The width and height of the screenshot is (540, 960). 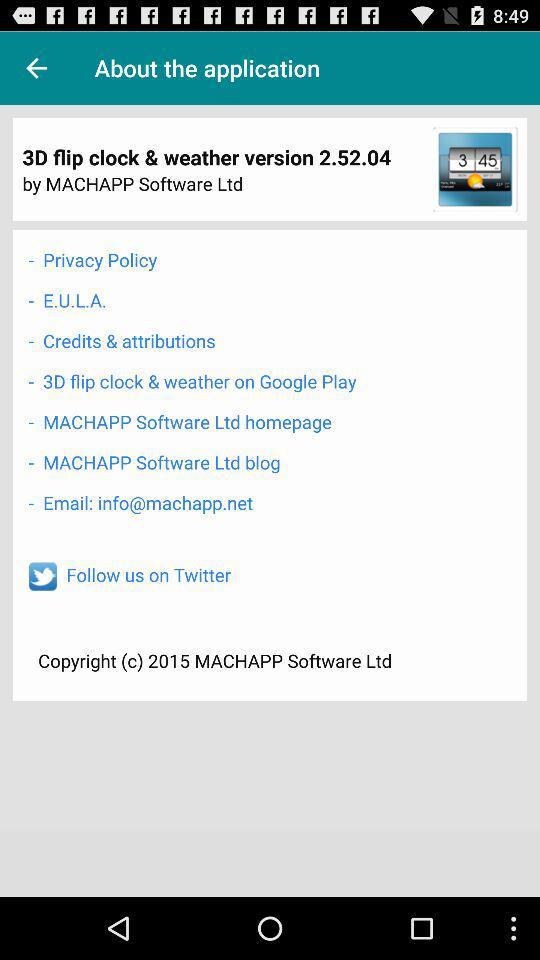 I want to click on icon below the -  privacy policy, so click(x=67, y=299).